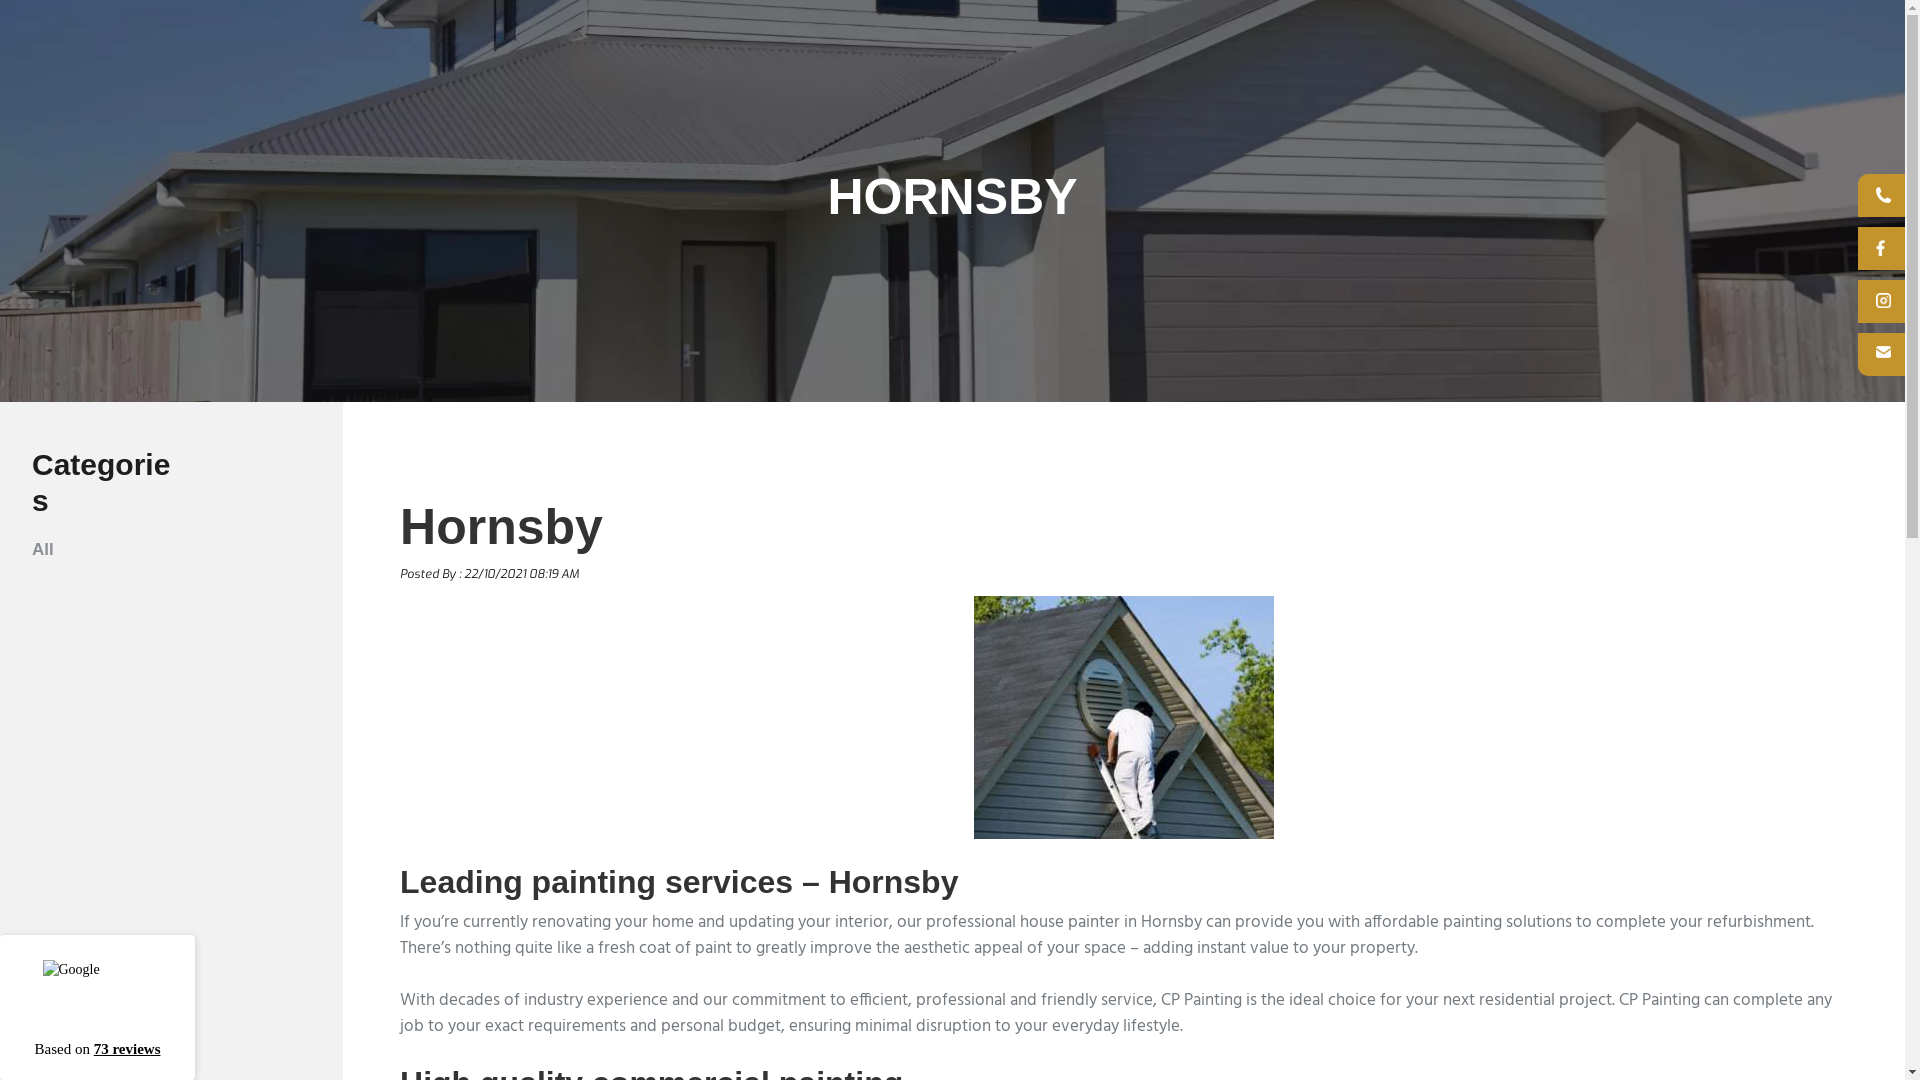  I want to click on 'All', so click(43, 549).